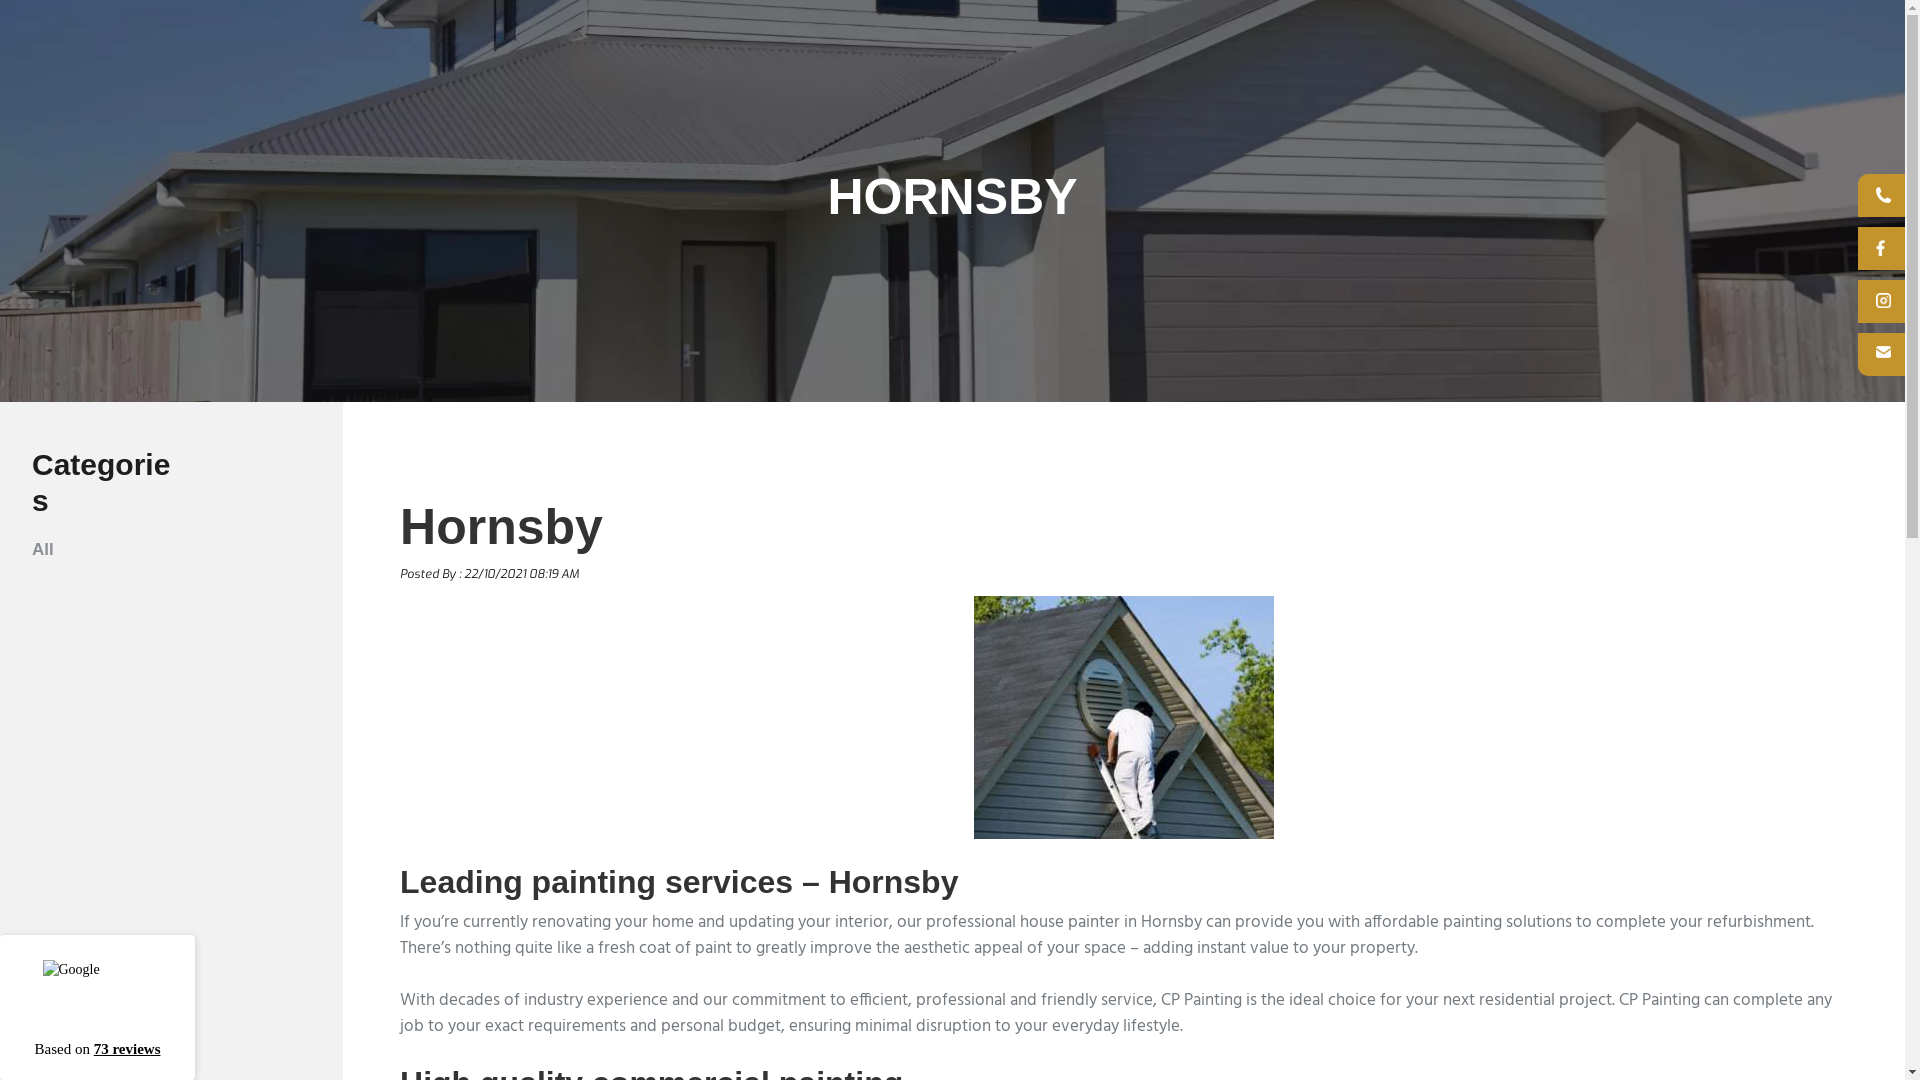  I want to click on 'All', so click(43, 549).